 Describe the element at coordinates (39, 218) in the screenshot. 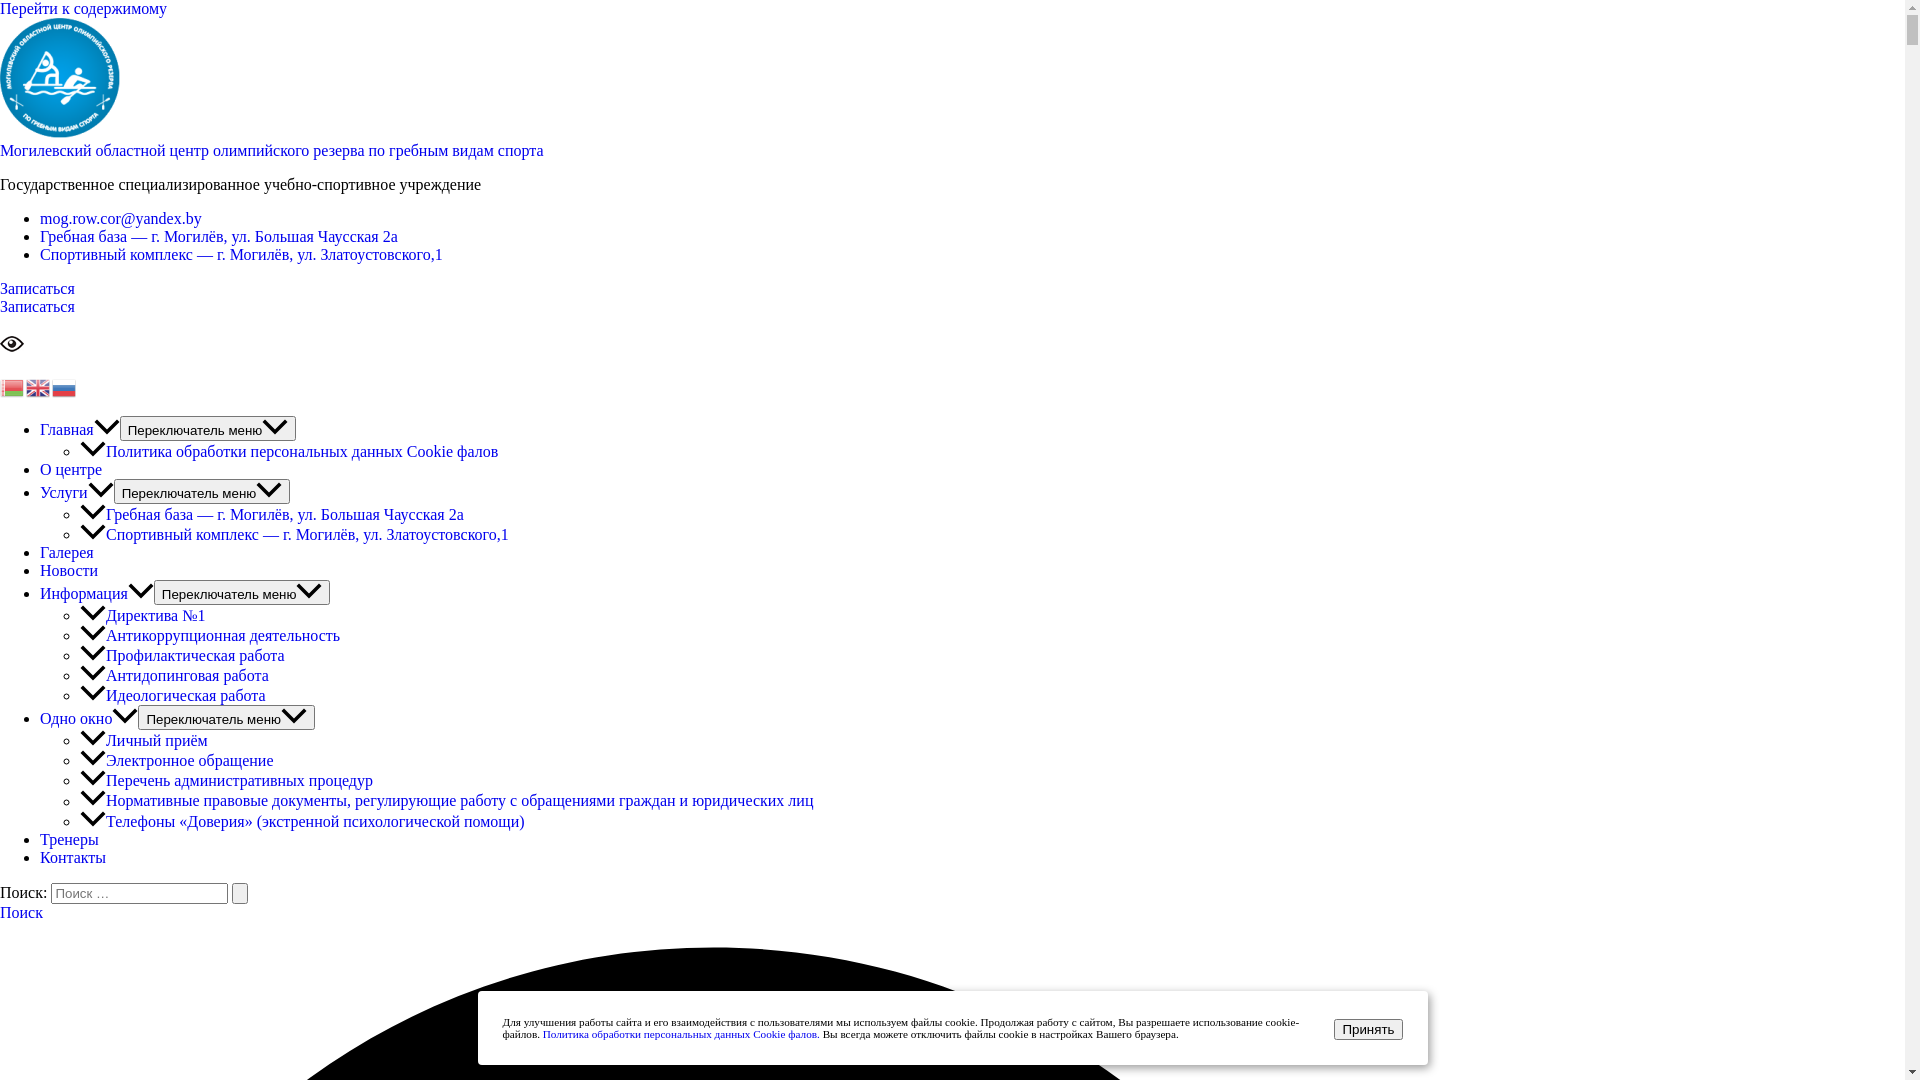

I see `'mog.row.cor@yandex.by'` at that location.